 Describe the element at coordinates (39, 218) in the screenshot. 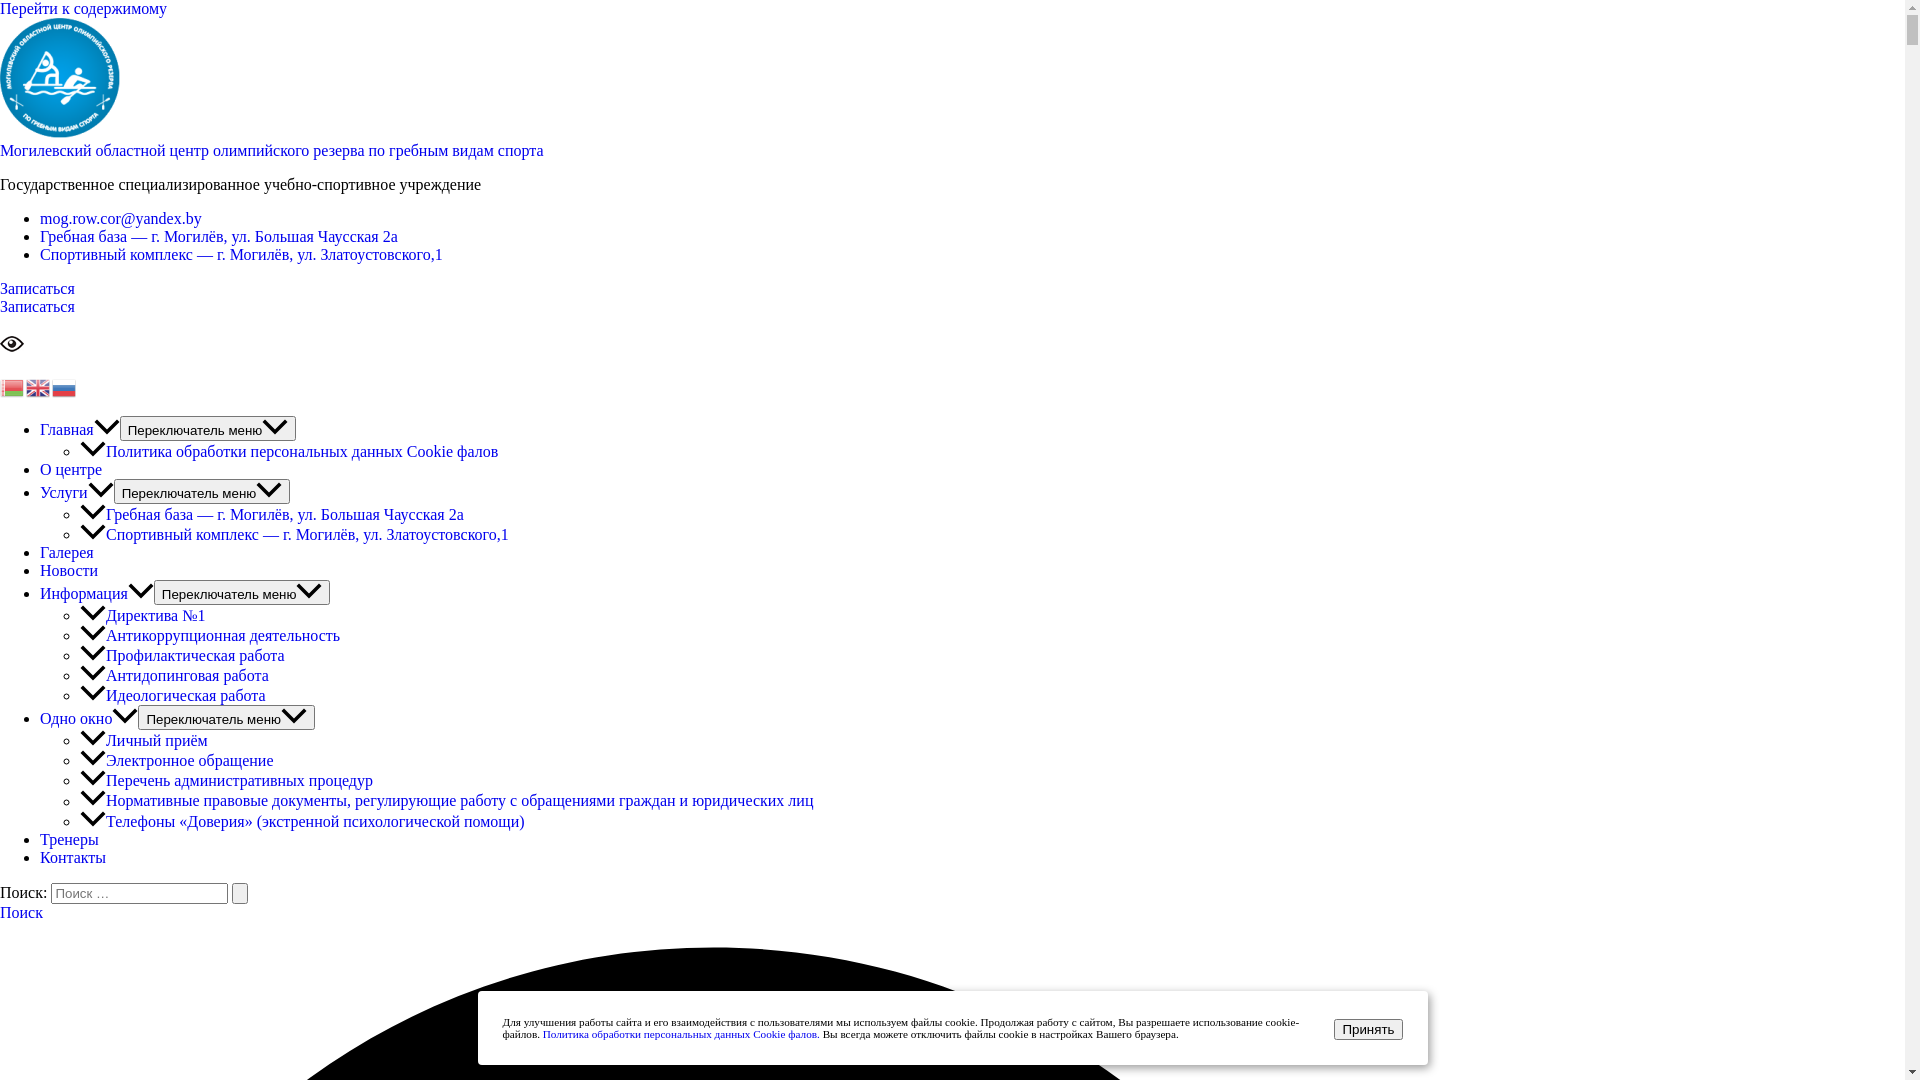

I see `'mog.row.cor@yandex.by'` at that location.